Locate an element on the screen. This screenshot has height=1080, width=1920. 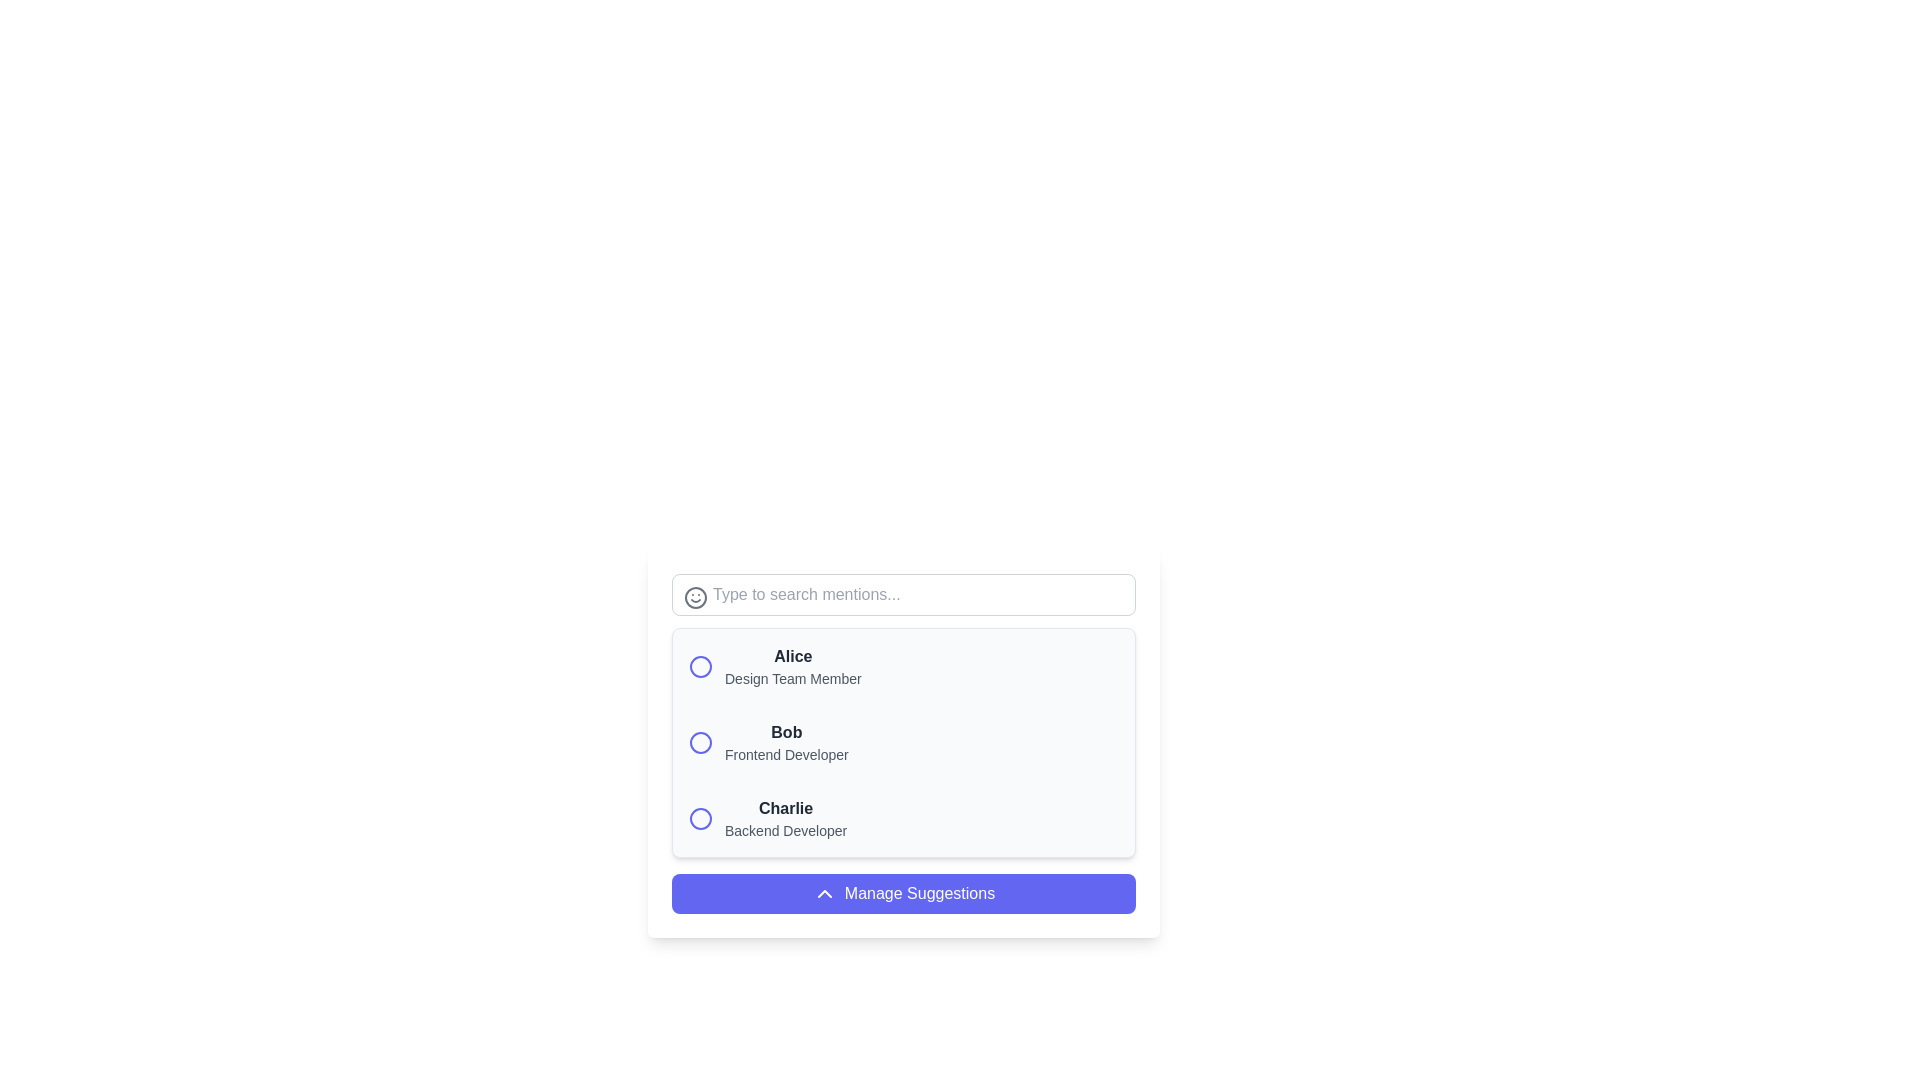
text 'Bob' which is styled in a bold font and dark color, located at the top center of the second selectable card in the list is located at coordinates (785, 732).